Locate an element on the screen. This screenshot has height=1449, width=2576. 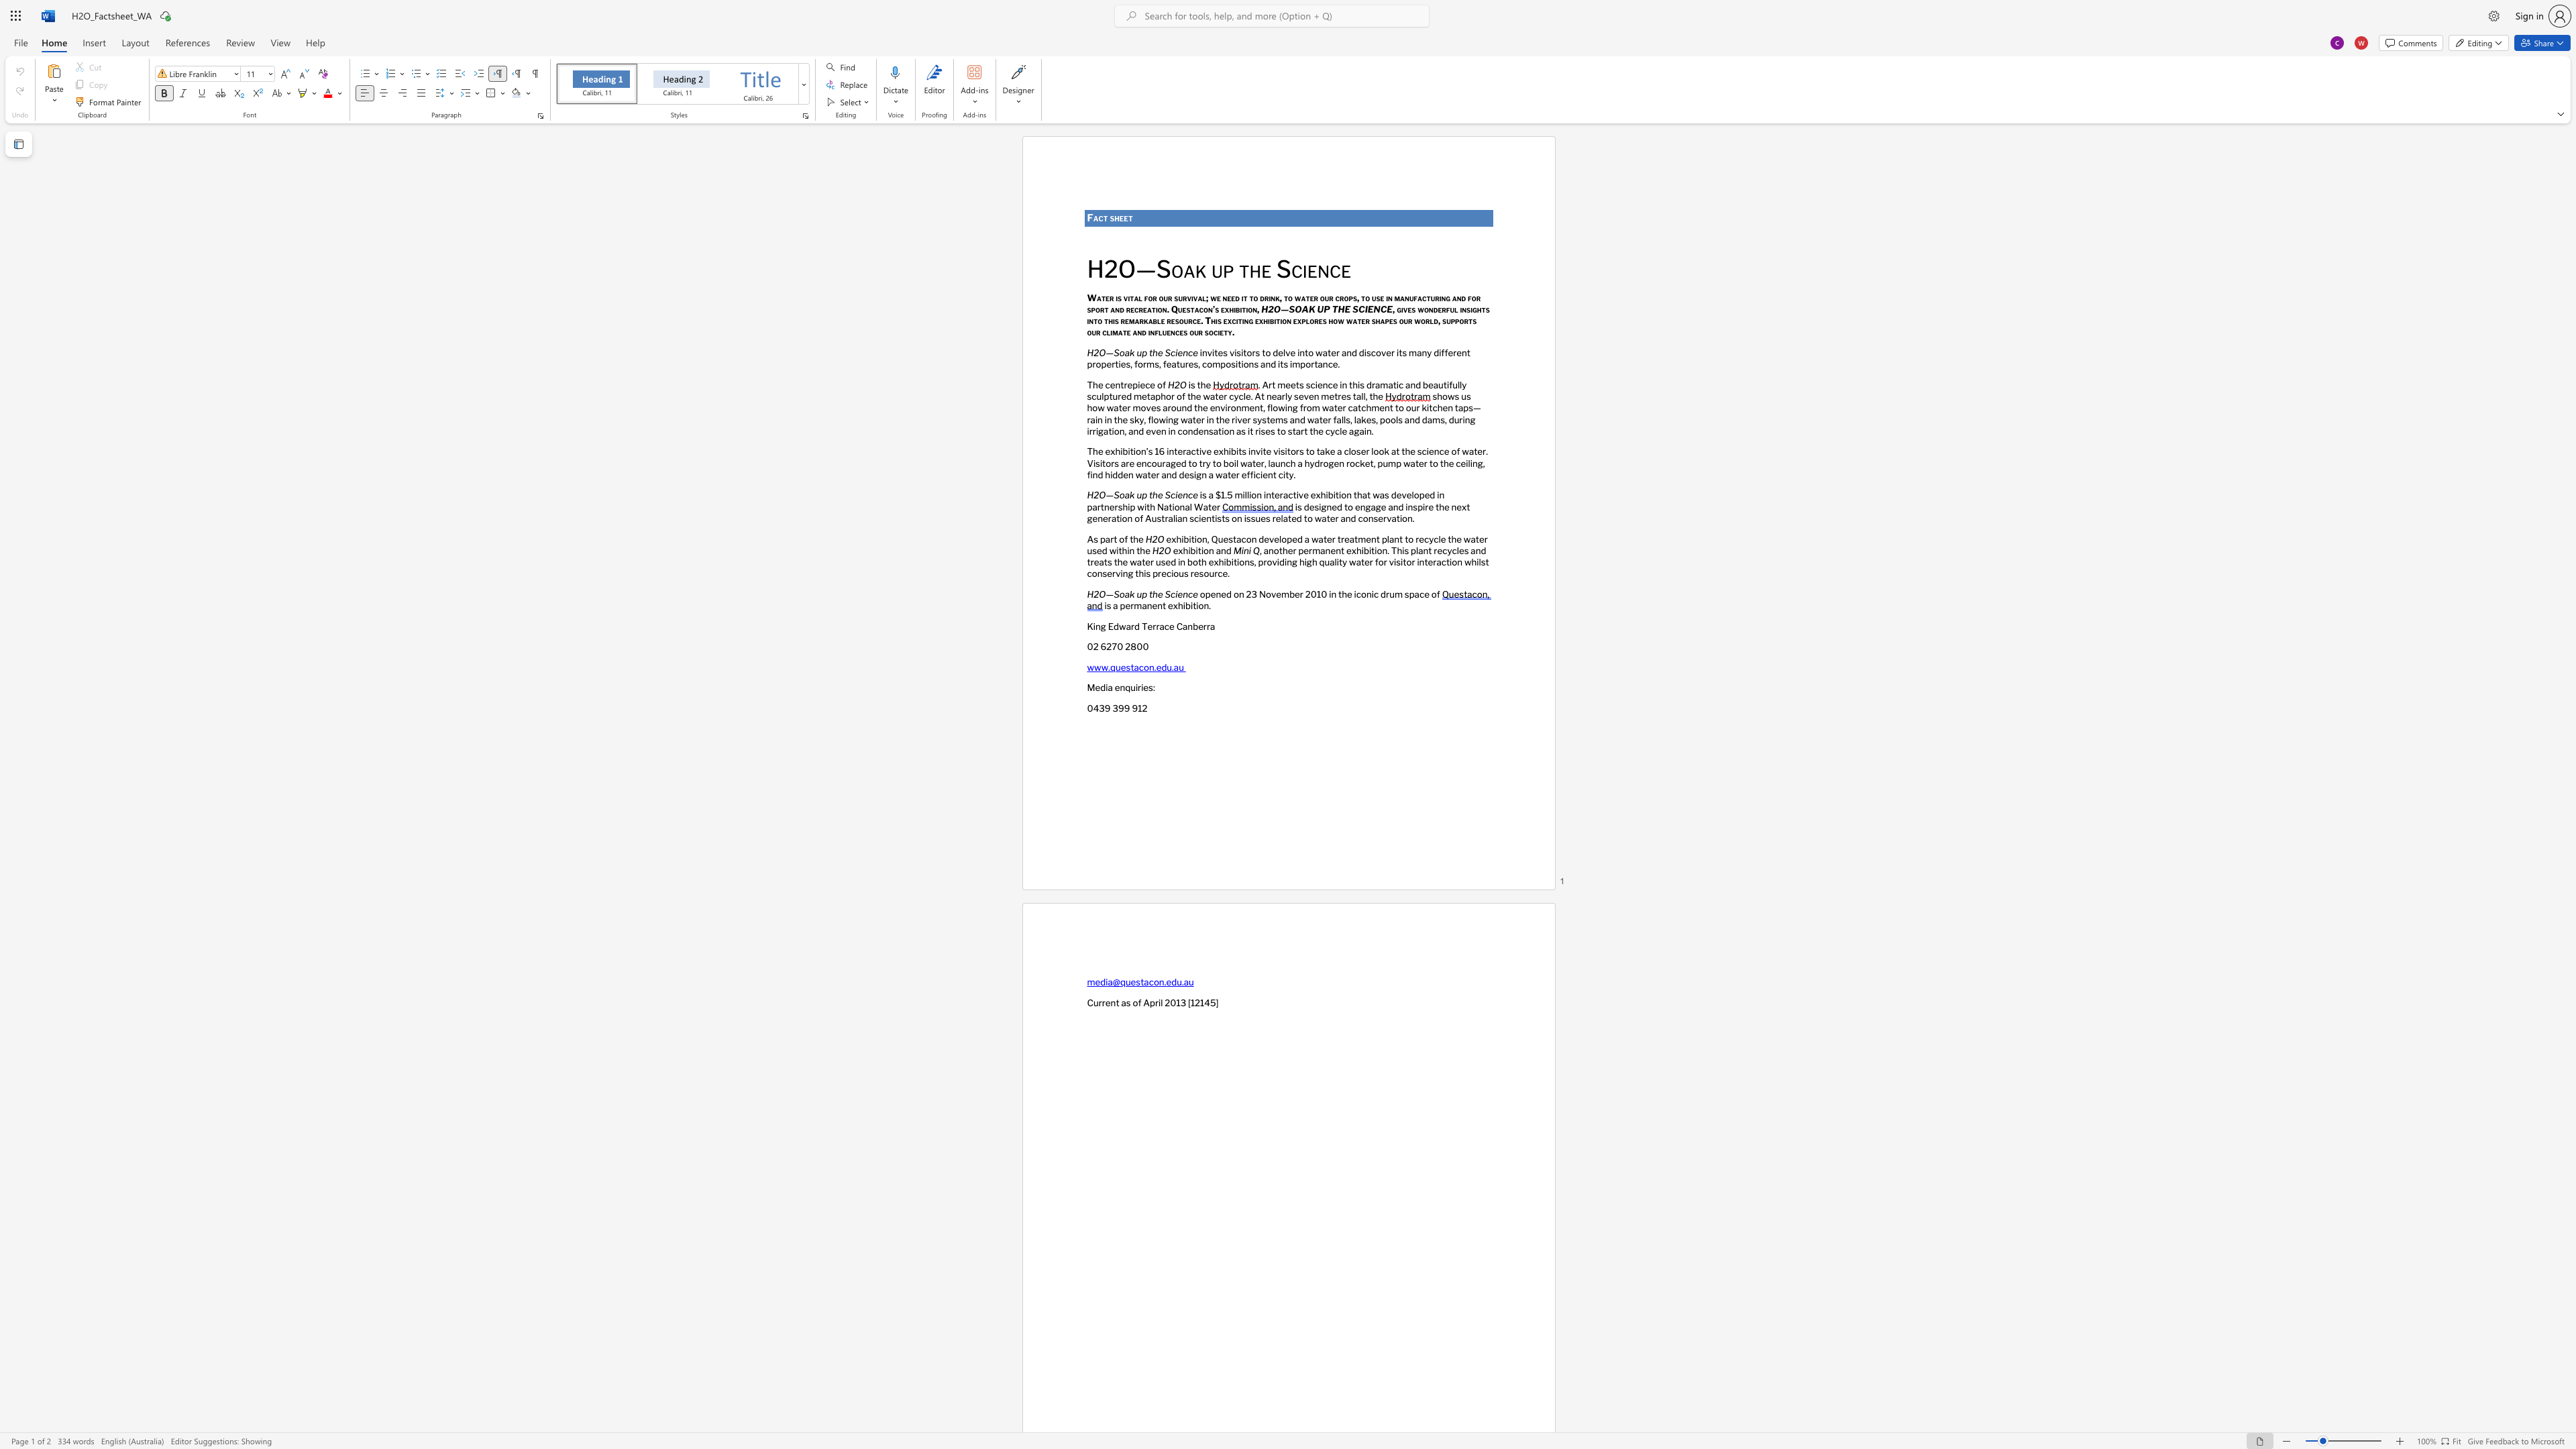
the subset text "ng, find hidden" within the text "The exhibition’s 16 interactive exhibits invite visitors to take a closer look at the science of water. Visitors are encouraged to try to boil water, launch a hydrogen rocket, pump water to the ceiling, find hidden water and design a water efficient city." is located at coordinates (1470, 462).